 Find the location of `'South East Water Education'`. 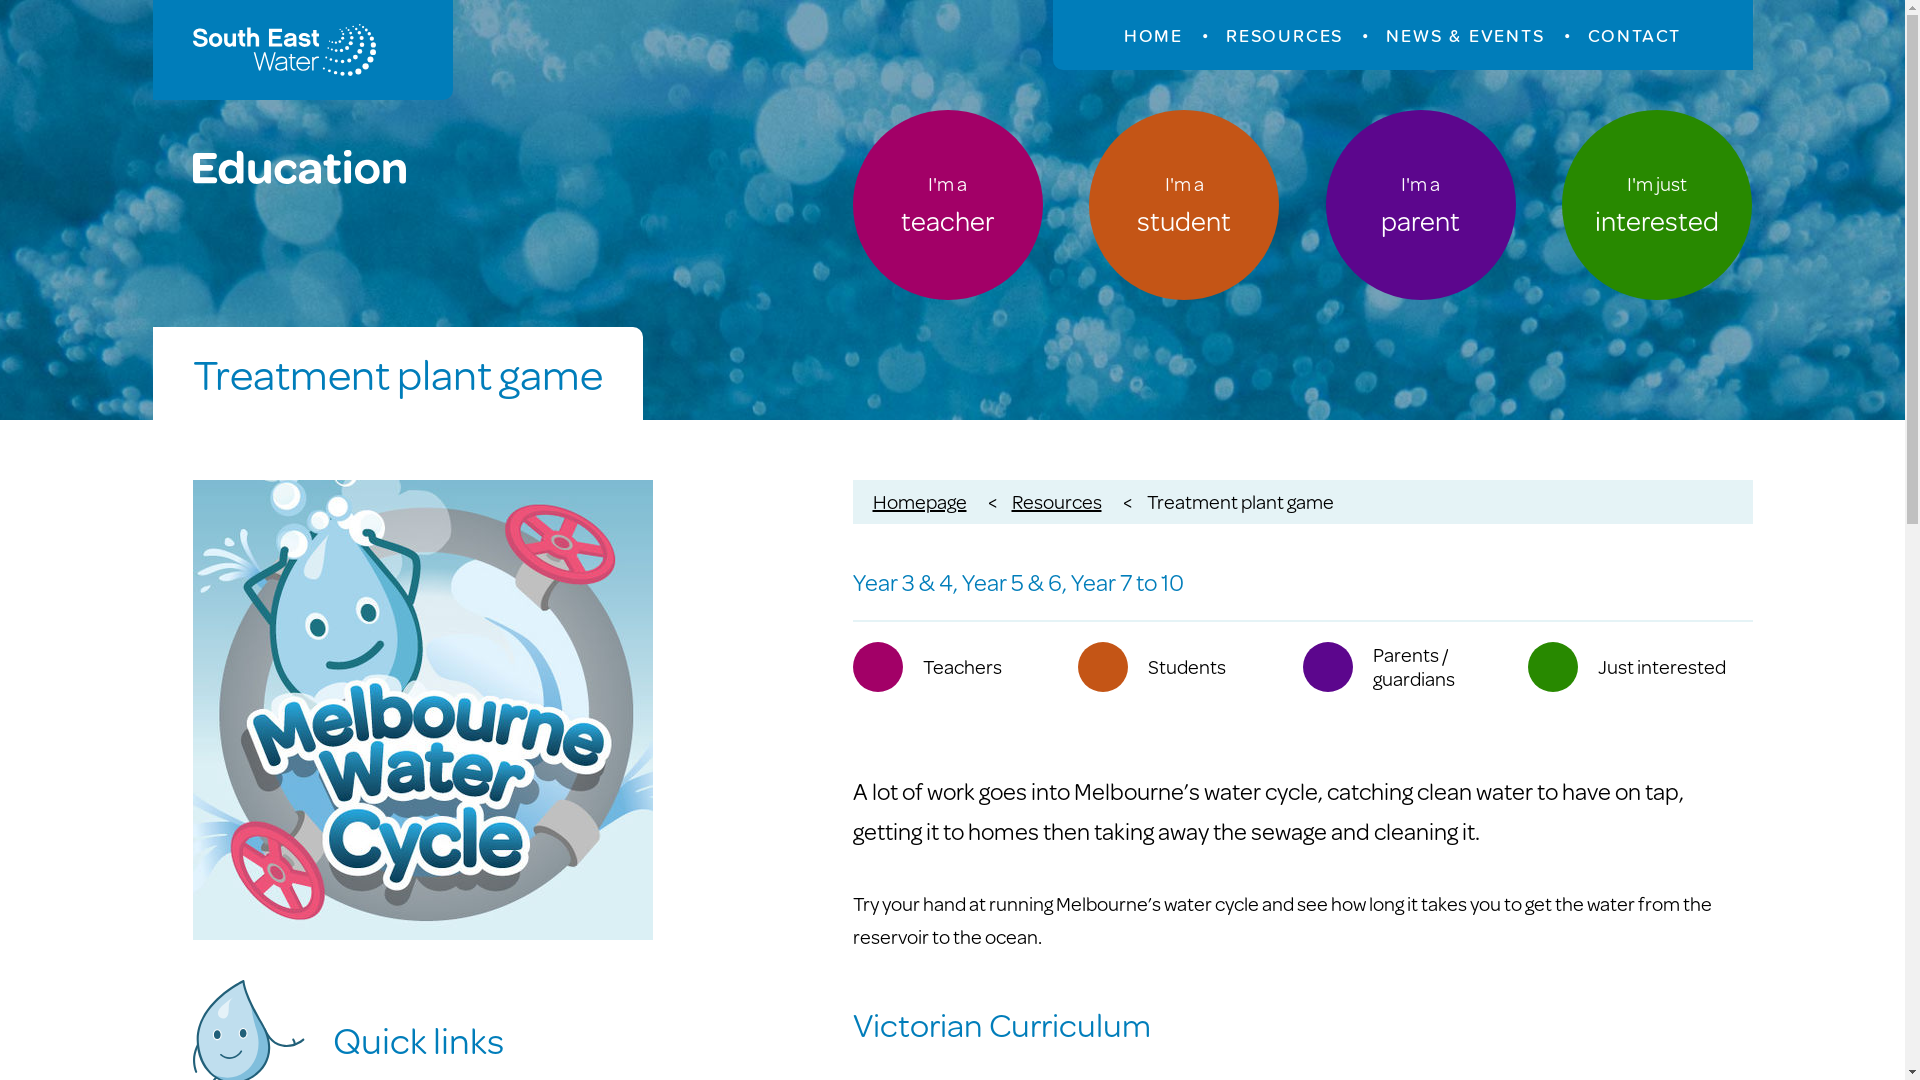

'South East Water Education' is located at coordinates (301, 49).